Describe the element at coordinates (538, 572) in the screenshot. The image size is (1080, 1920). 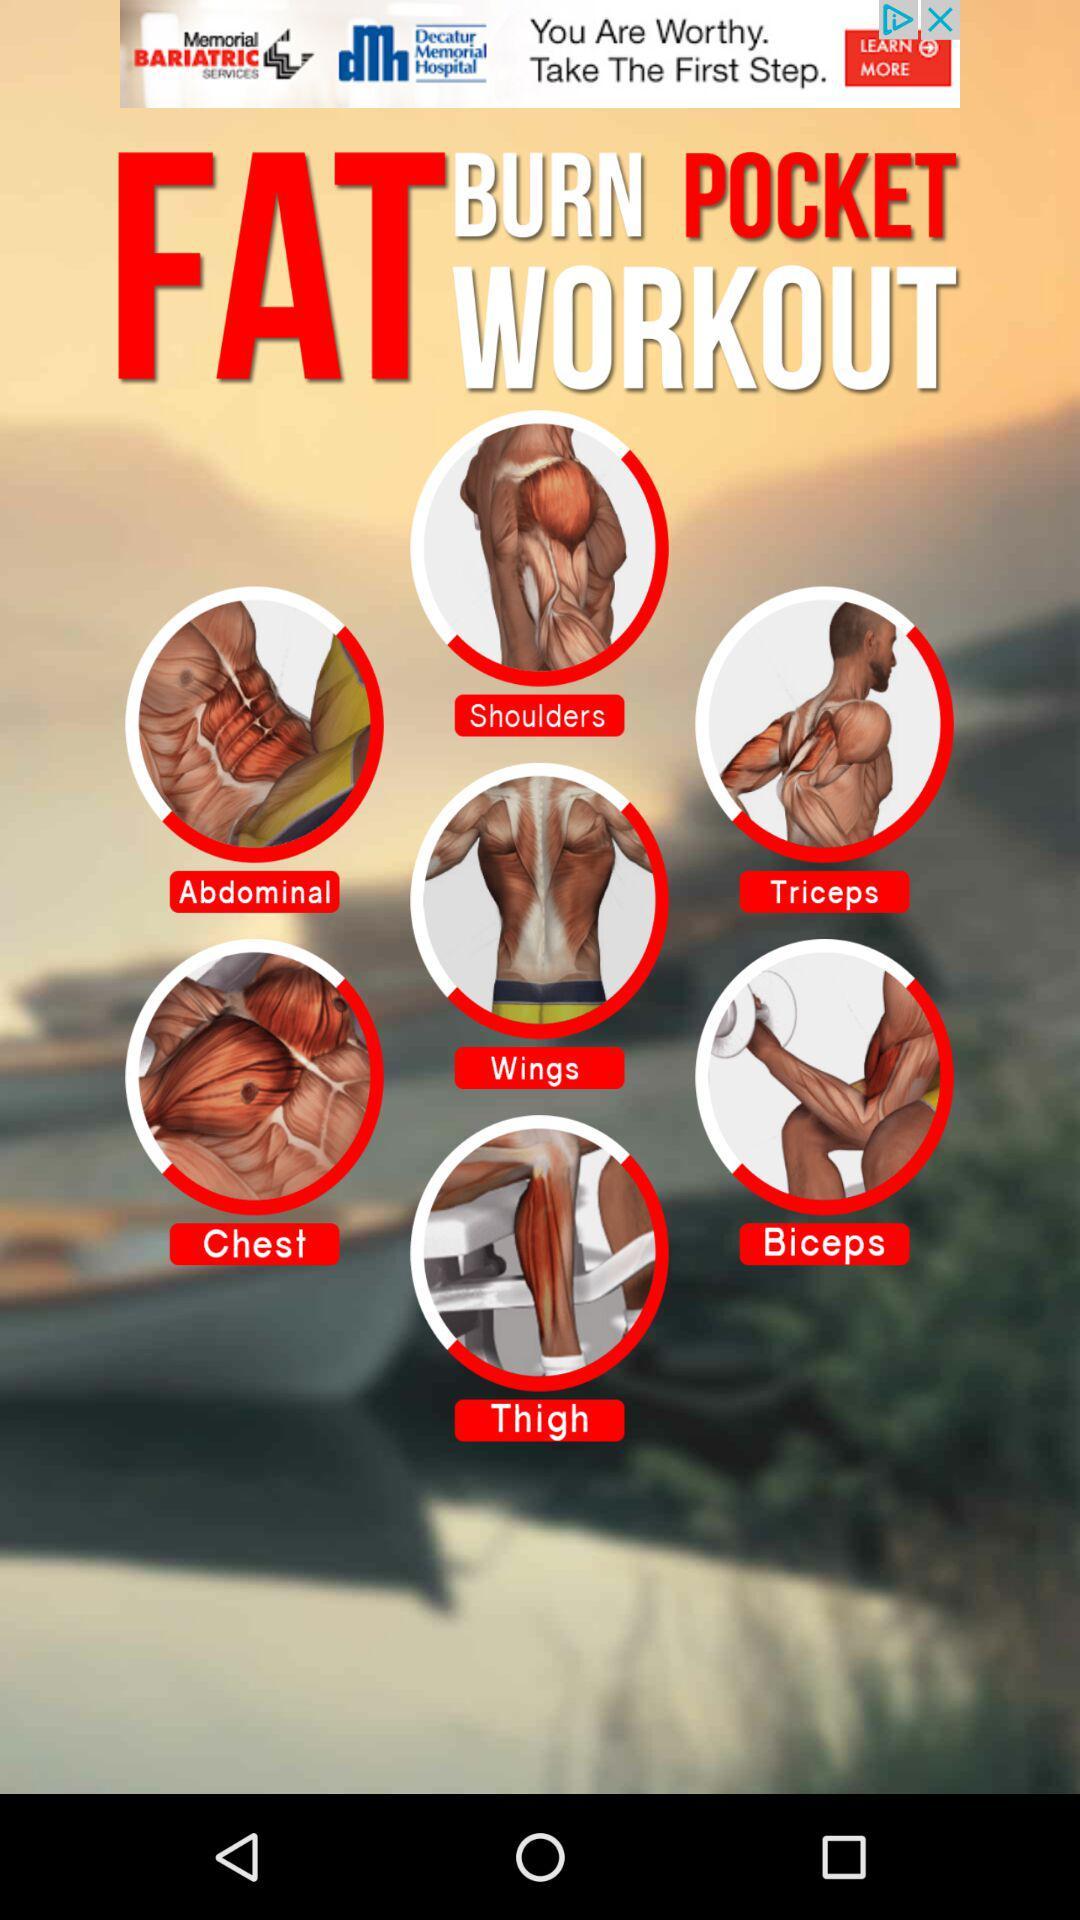
I see `to view selected item` at that location.